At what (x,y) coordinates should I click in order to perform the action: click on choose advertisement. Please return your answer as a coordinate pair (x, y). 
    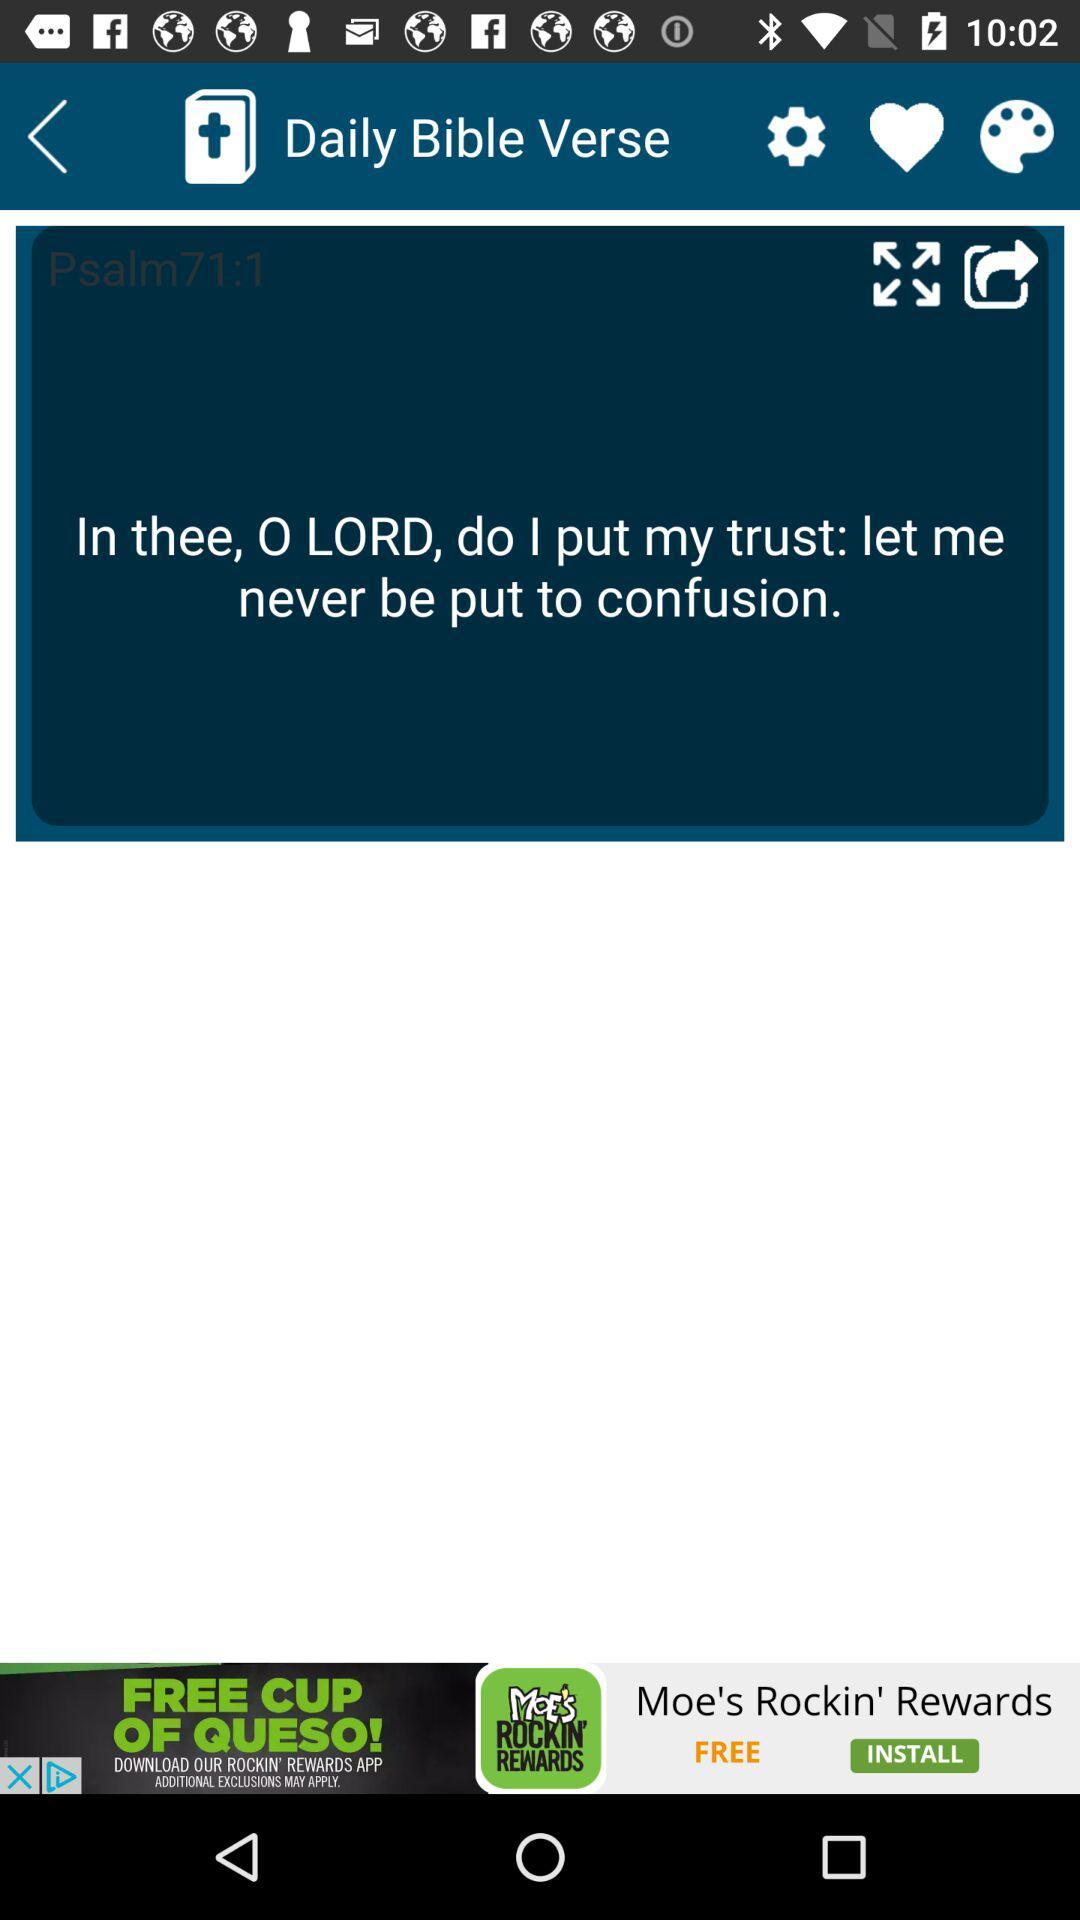
    Looking at the image, I should click on (540, 1727).